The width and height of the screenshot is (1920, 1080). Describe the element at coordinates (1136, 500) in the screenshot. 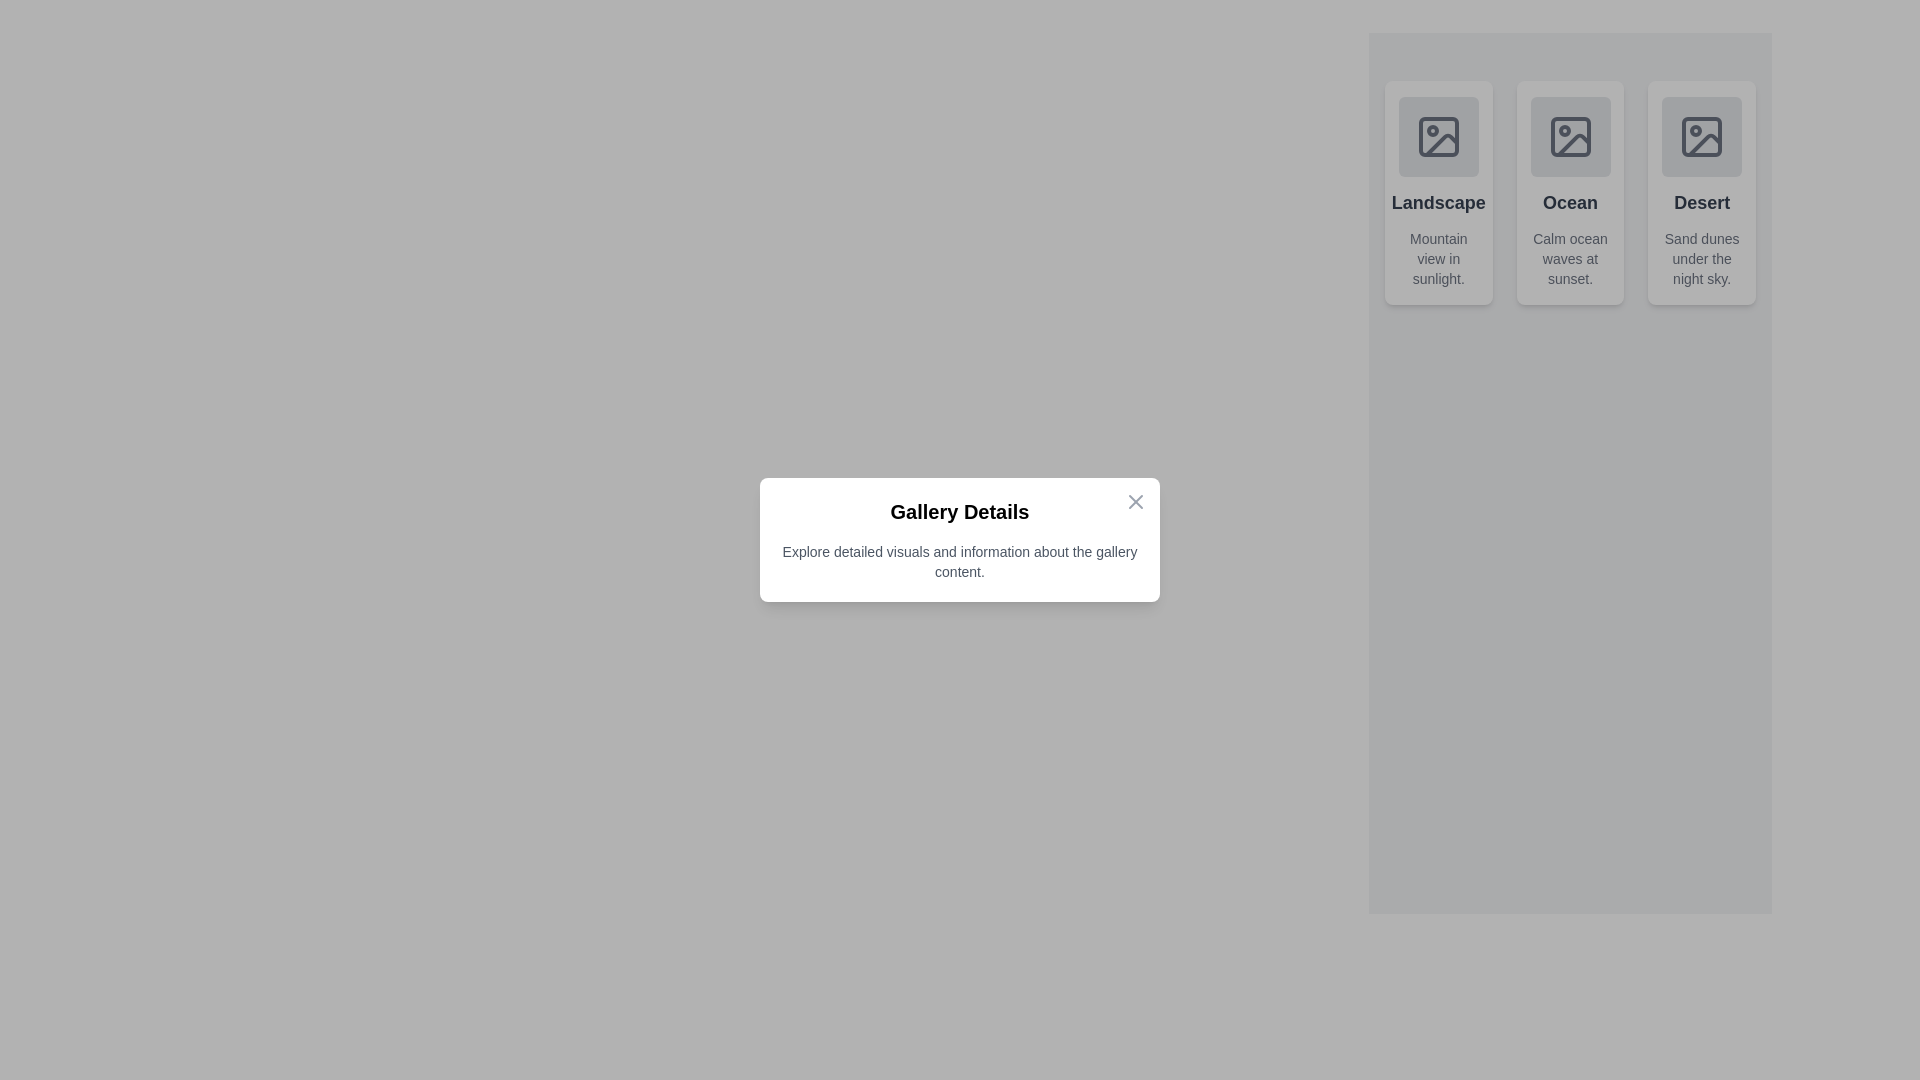

I see `the center of the Close Button Icon, which is a small 'X' located in the top-right corner of the 'Gallery Details' popup` at that location.